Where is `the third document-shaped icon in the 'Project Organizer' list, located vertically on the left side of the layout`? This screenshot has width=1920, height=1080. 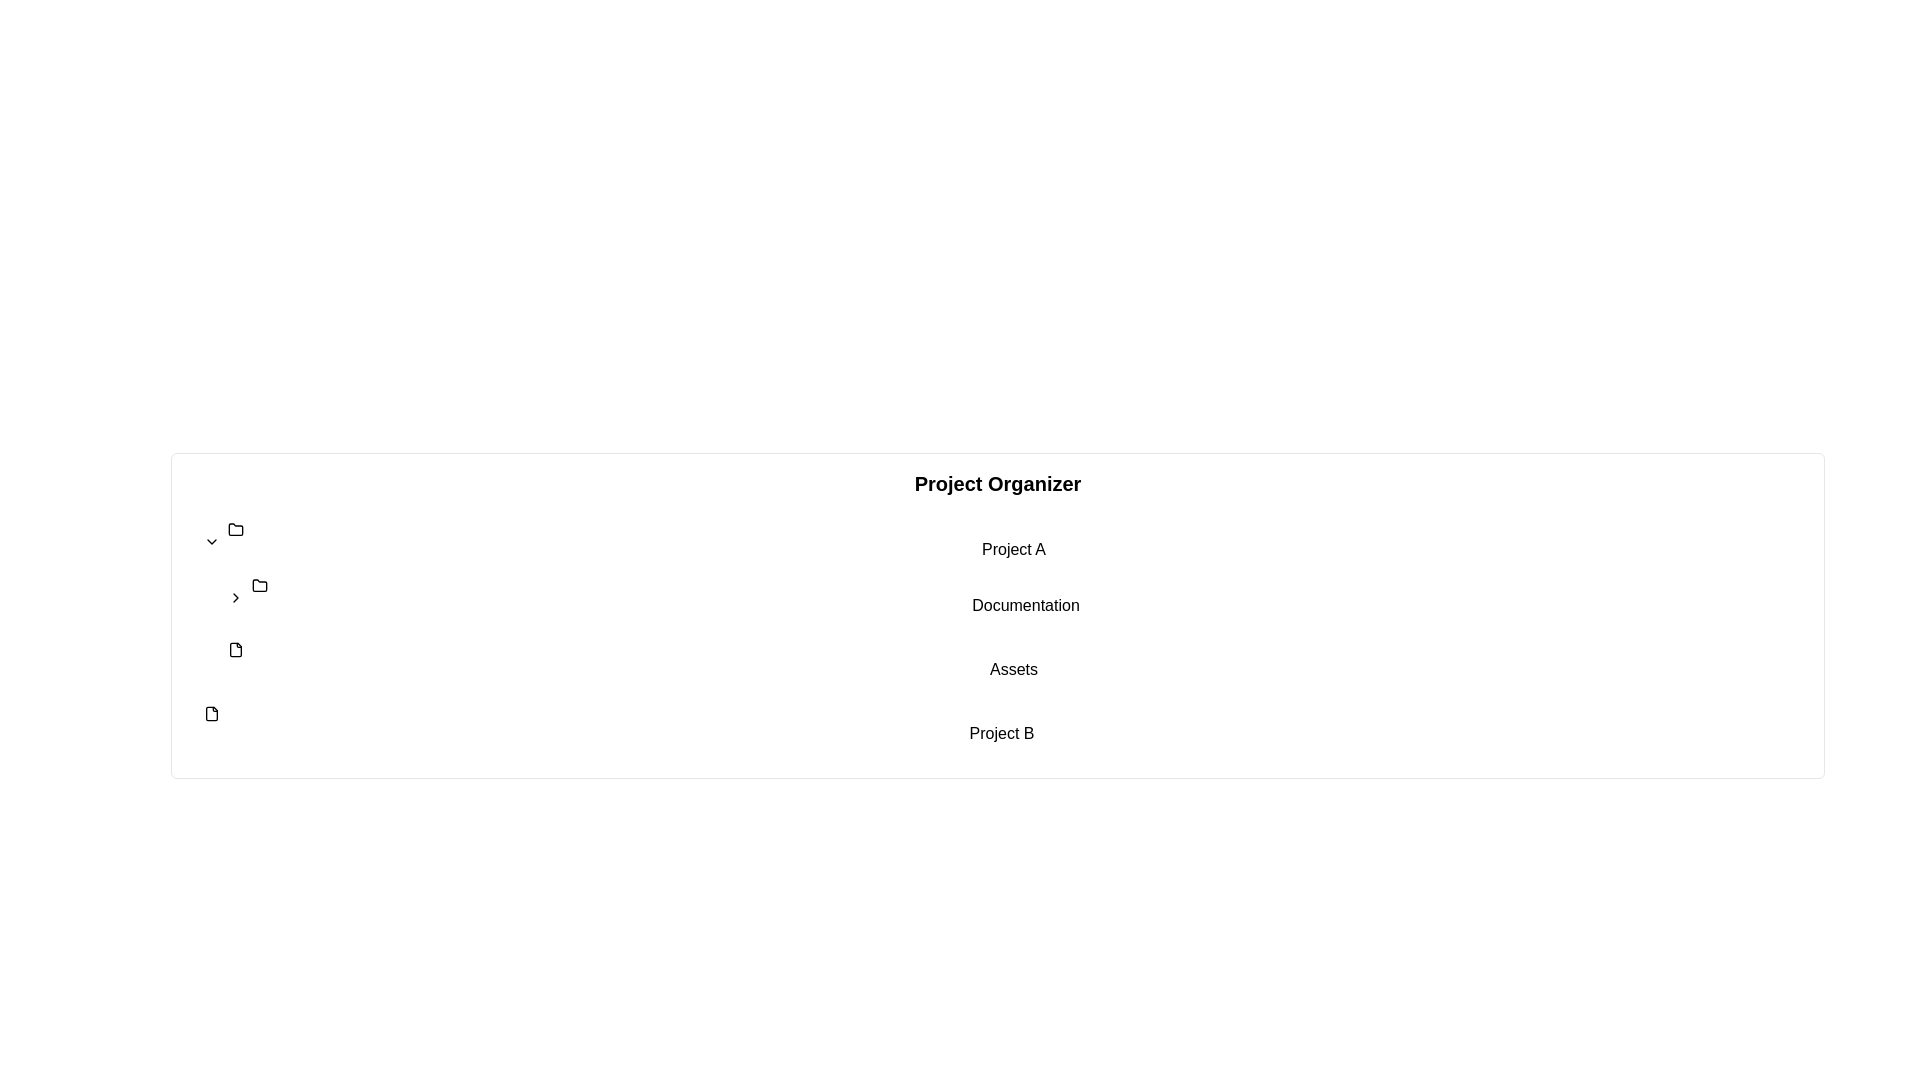 the third document-shaped icon in the 'Project Organizer' list, located vertically on the left side of the layout is located at coordinates (211, 712).